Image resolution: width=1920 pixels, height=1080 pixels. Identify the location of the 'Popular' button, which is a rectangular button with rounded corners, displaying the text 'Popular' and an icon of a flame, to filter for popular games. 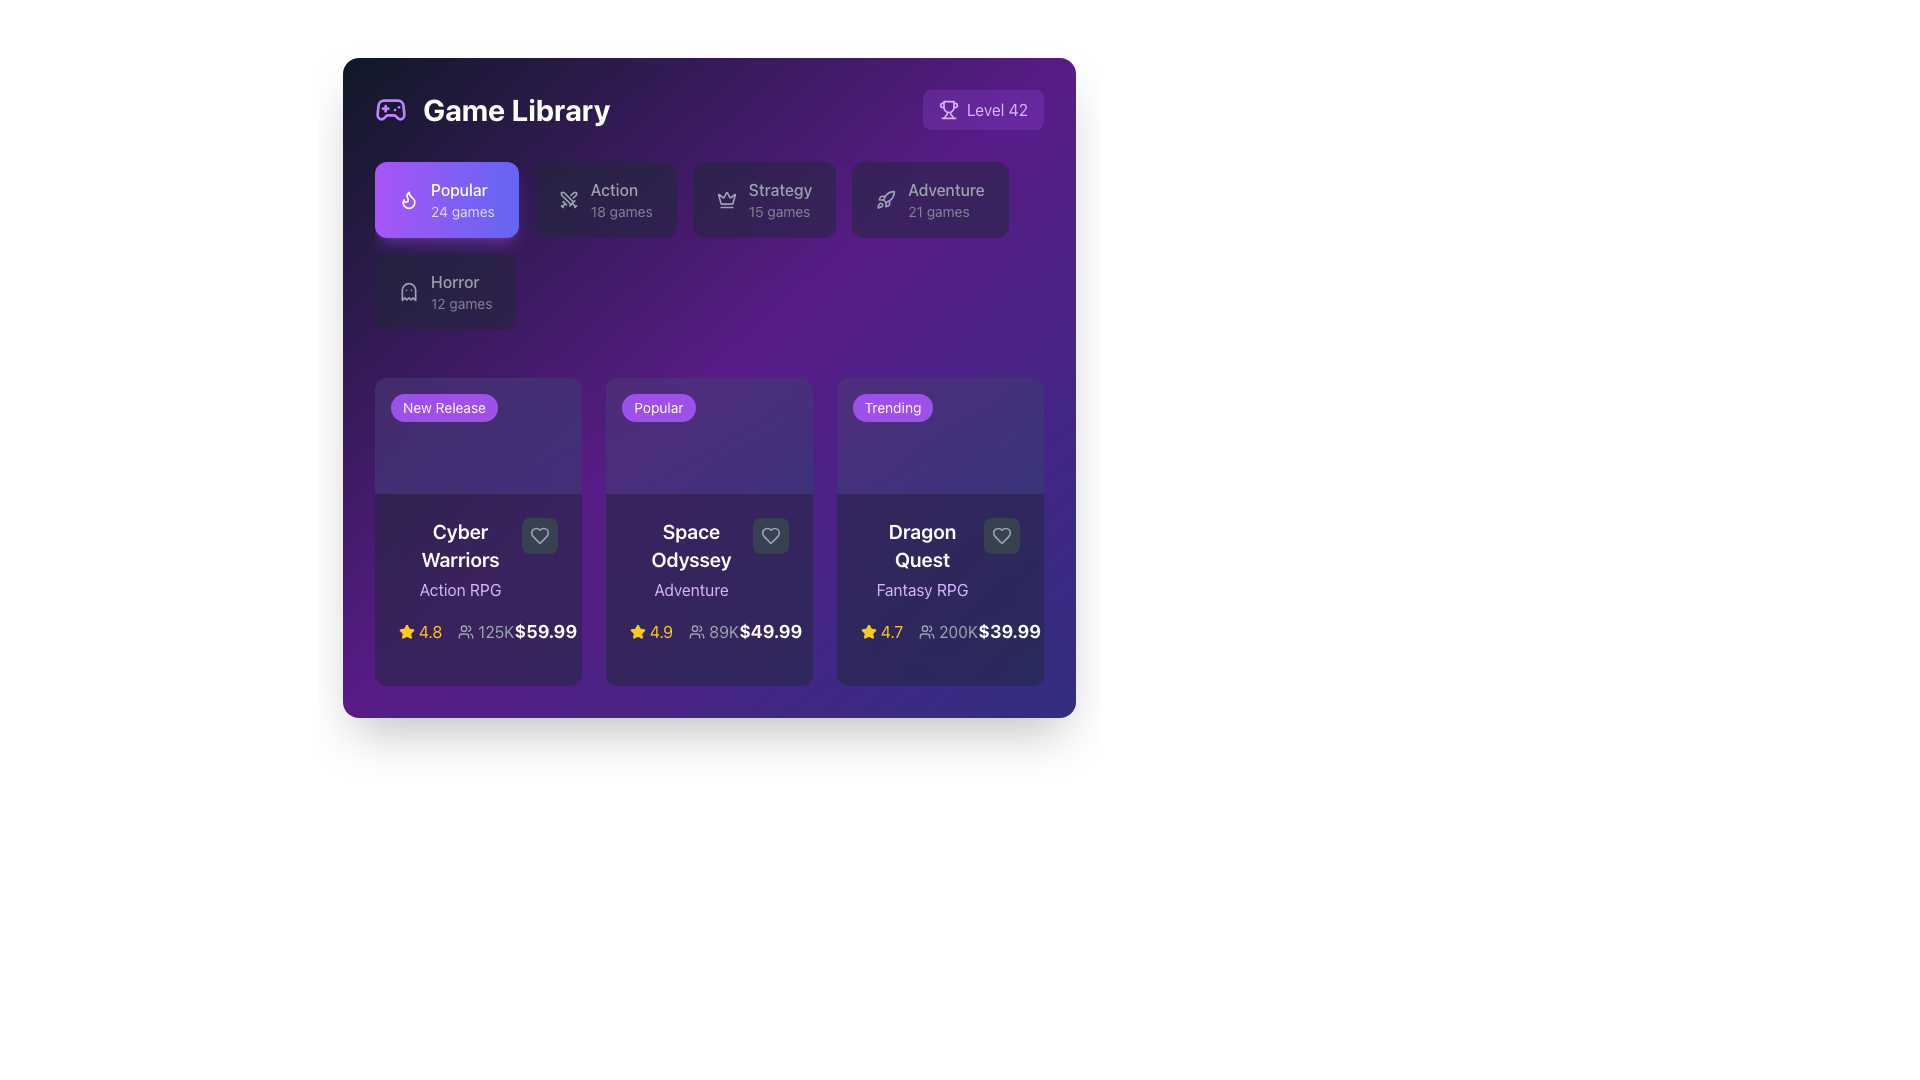
(445, 200).